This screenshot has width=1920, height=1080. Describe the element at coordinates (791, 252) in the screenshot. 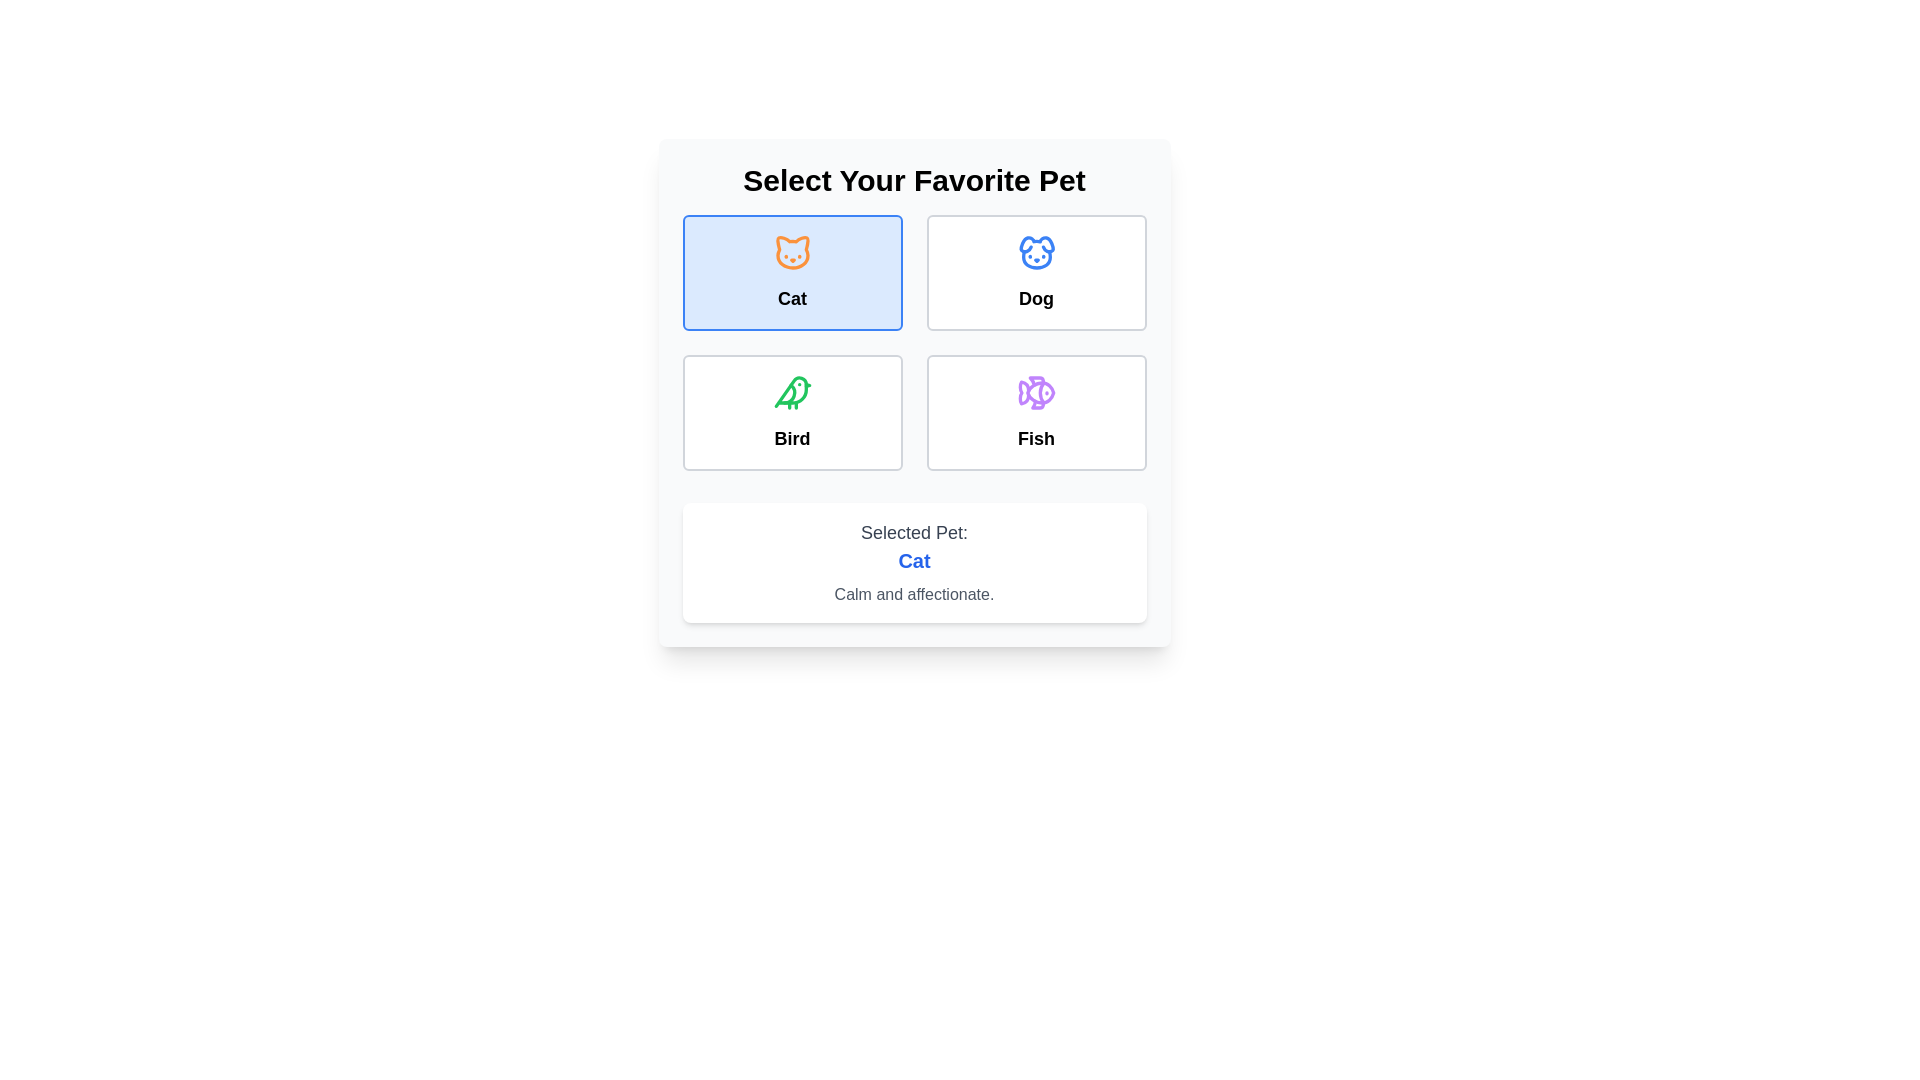

I see `the circular cat icon featuring a simplistic depiction of a cat's face in orange, located in the top-left box of the grid layout` at that location.